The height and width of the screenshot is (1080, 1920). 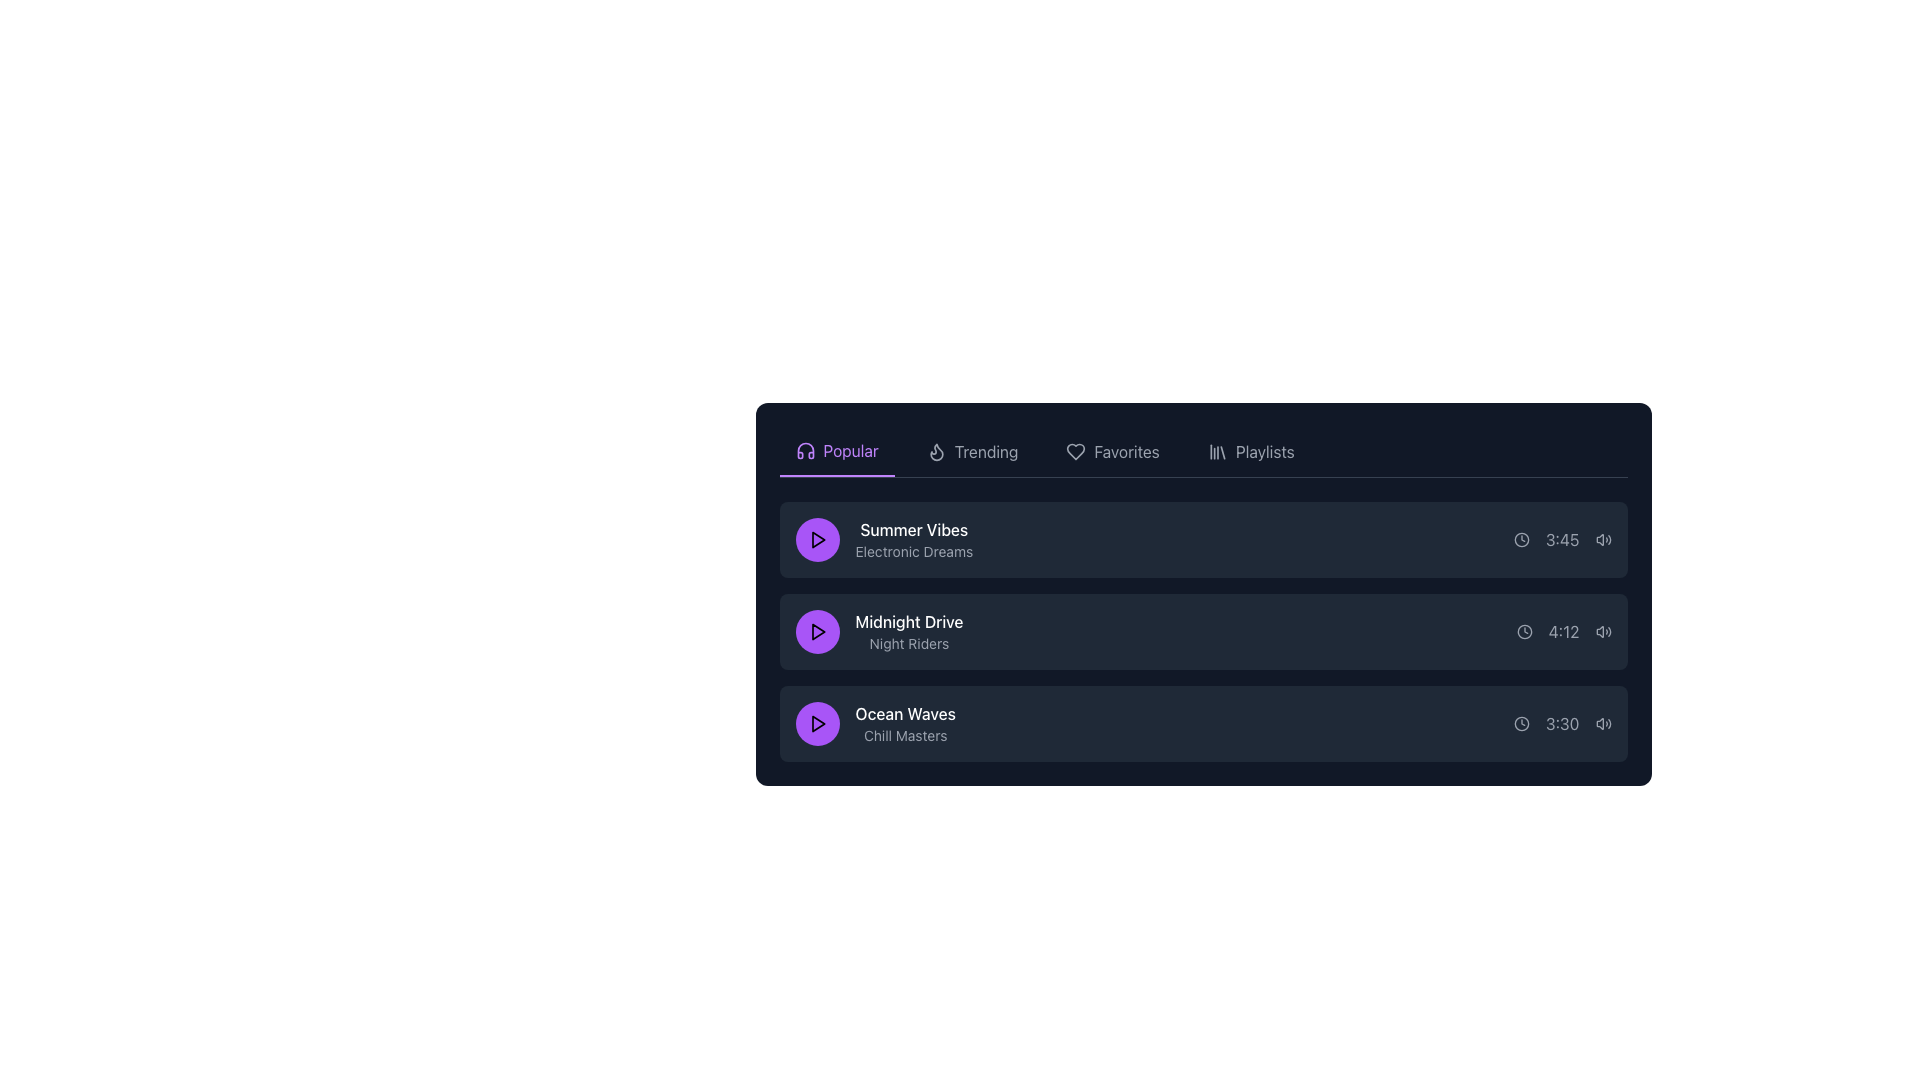 I want to click on the text element displaying the duration of the track 'Midnight Drive', located in the second row of the track list, adjacent to the volume icon on the right and the clock icon on the left, so click(x=1563, y=632).